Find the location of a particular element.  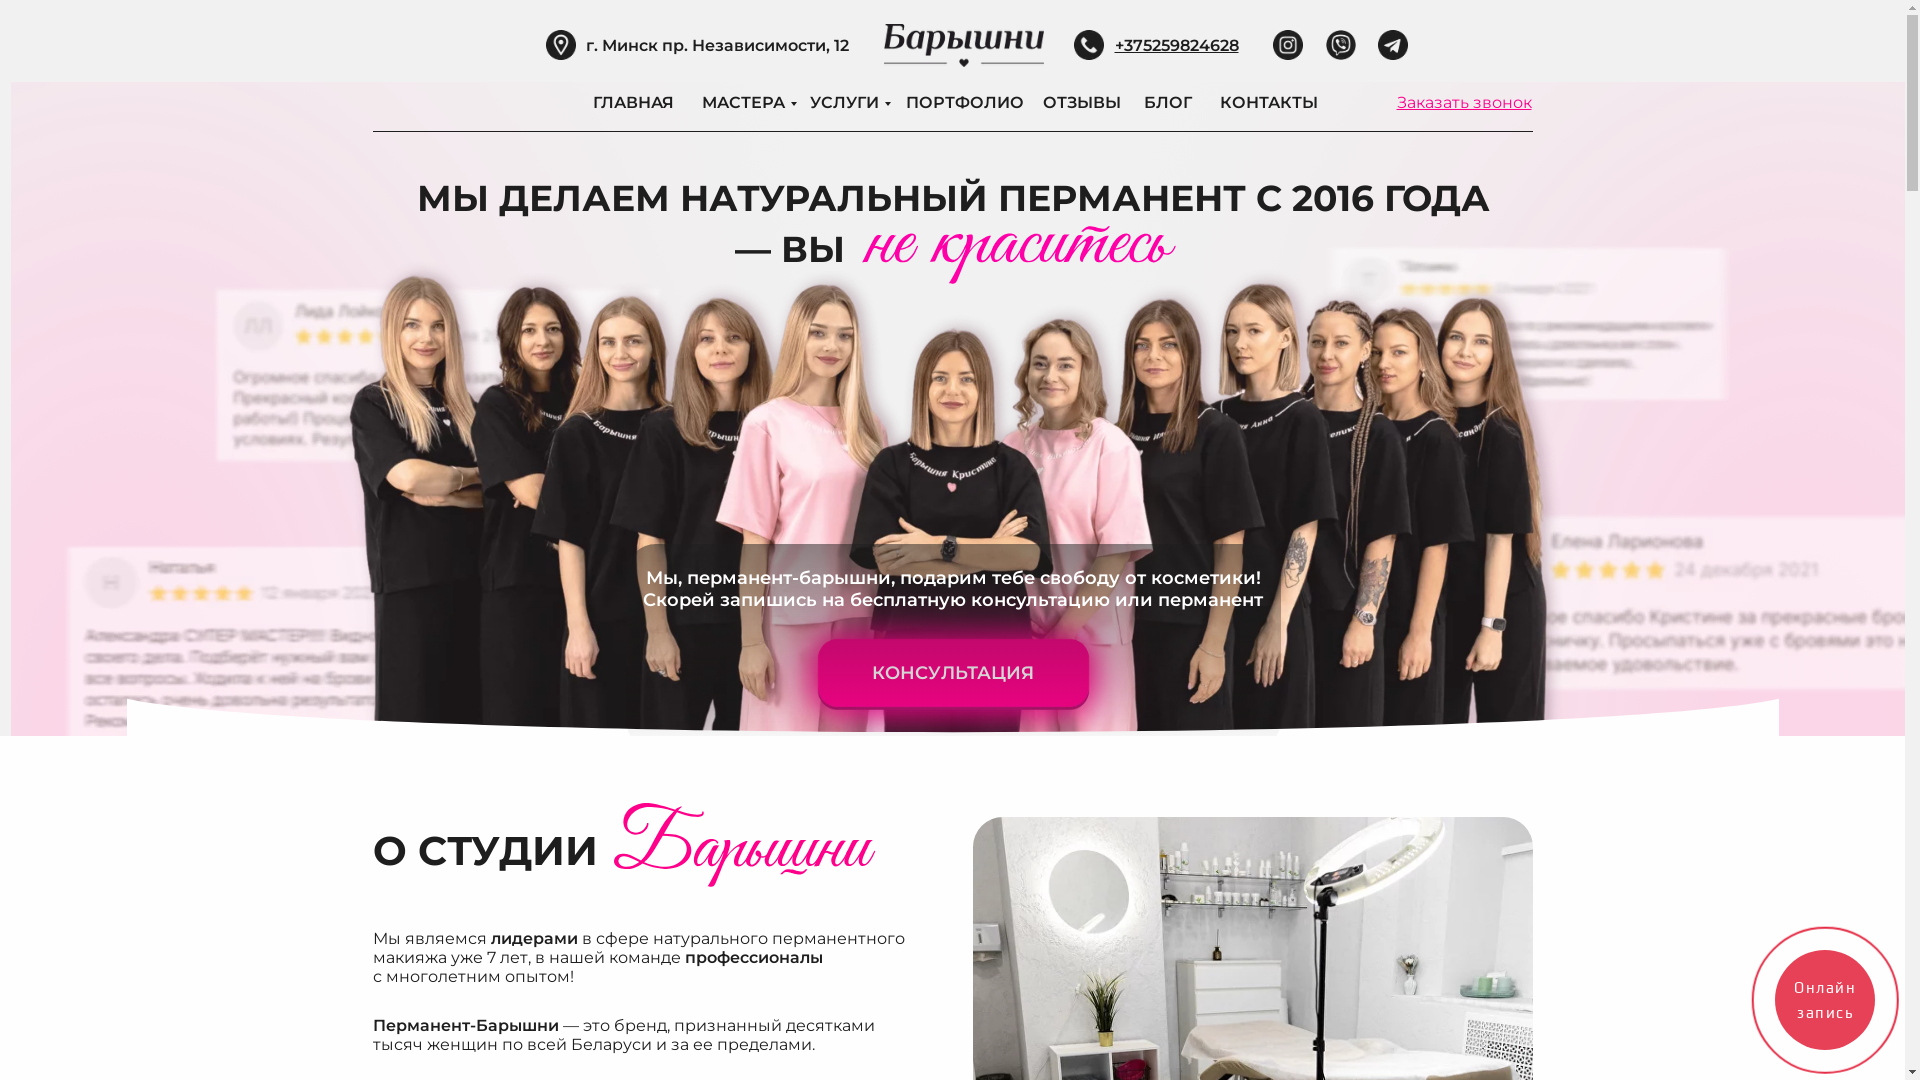

'+375259824628' is located at coordinates (1176, 45).